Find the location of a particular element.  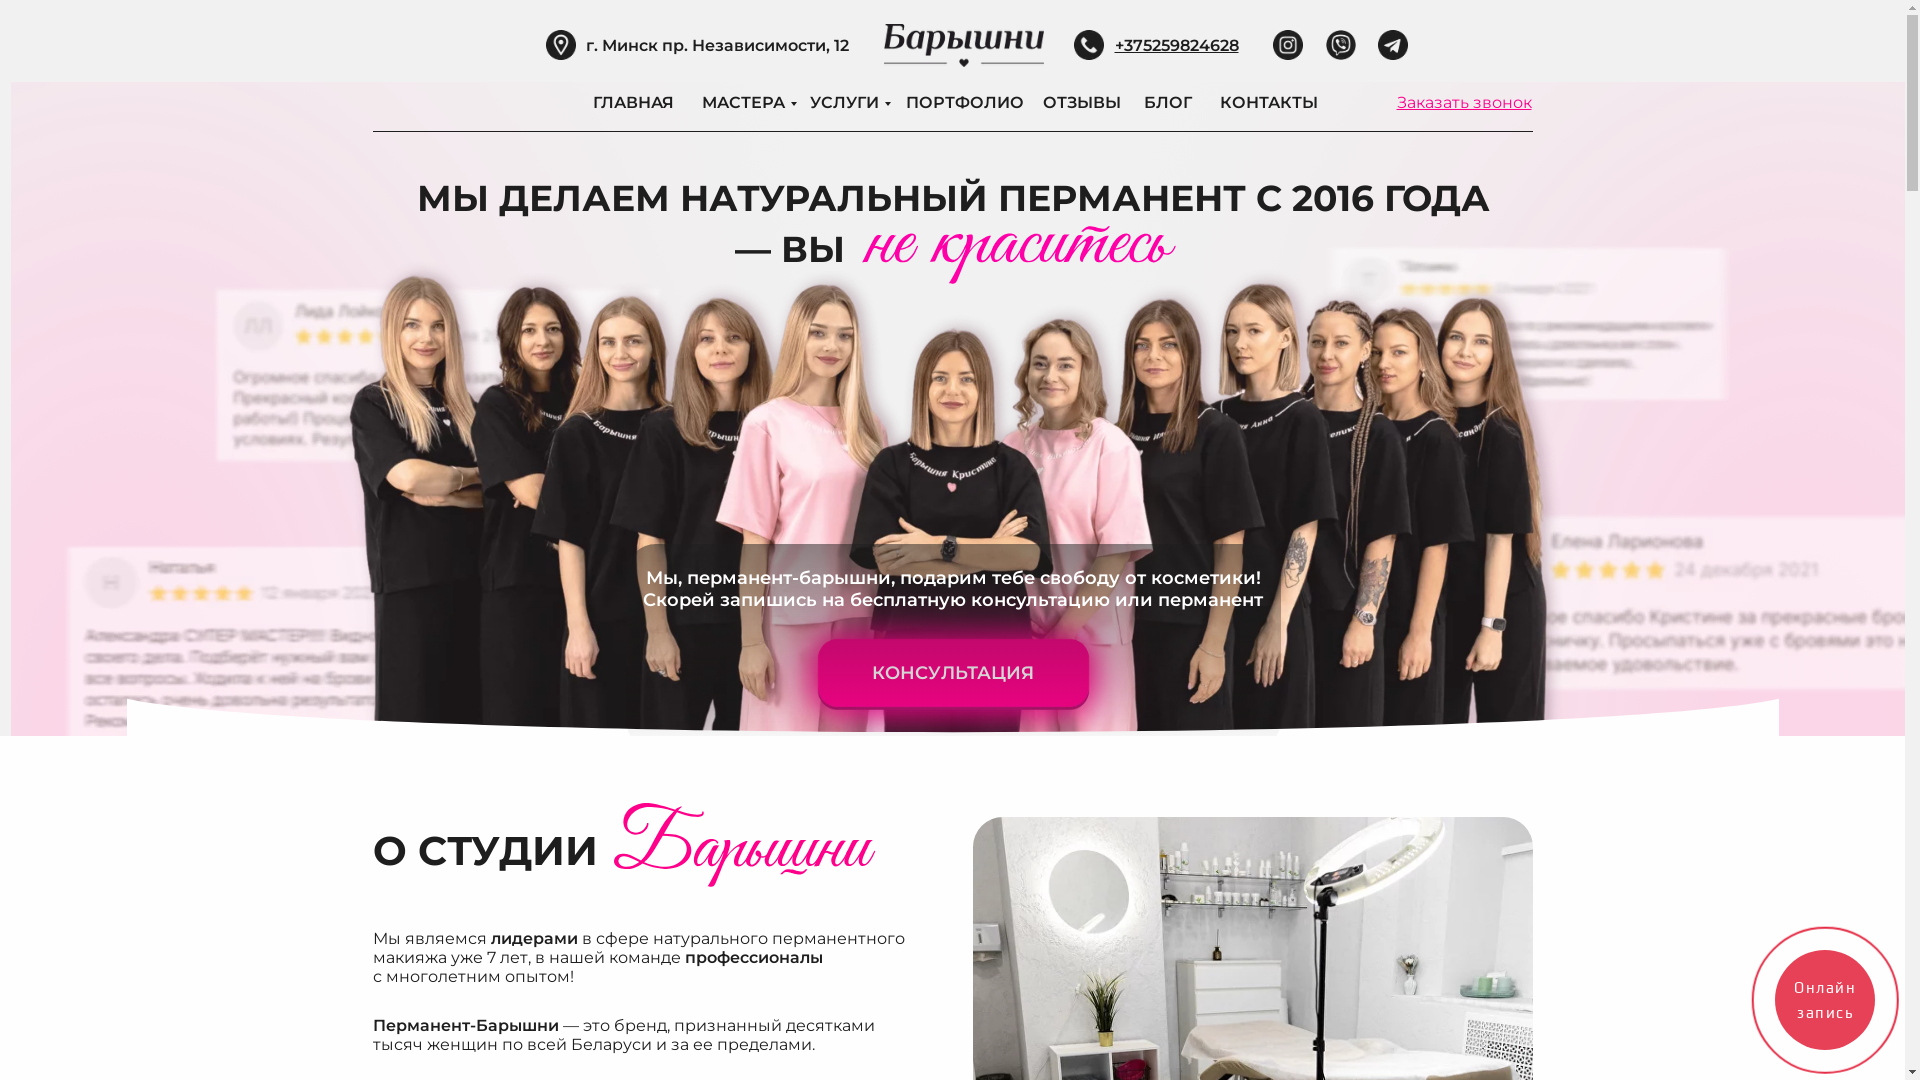

'+375259824628' is located at coordinates (1176, 45).